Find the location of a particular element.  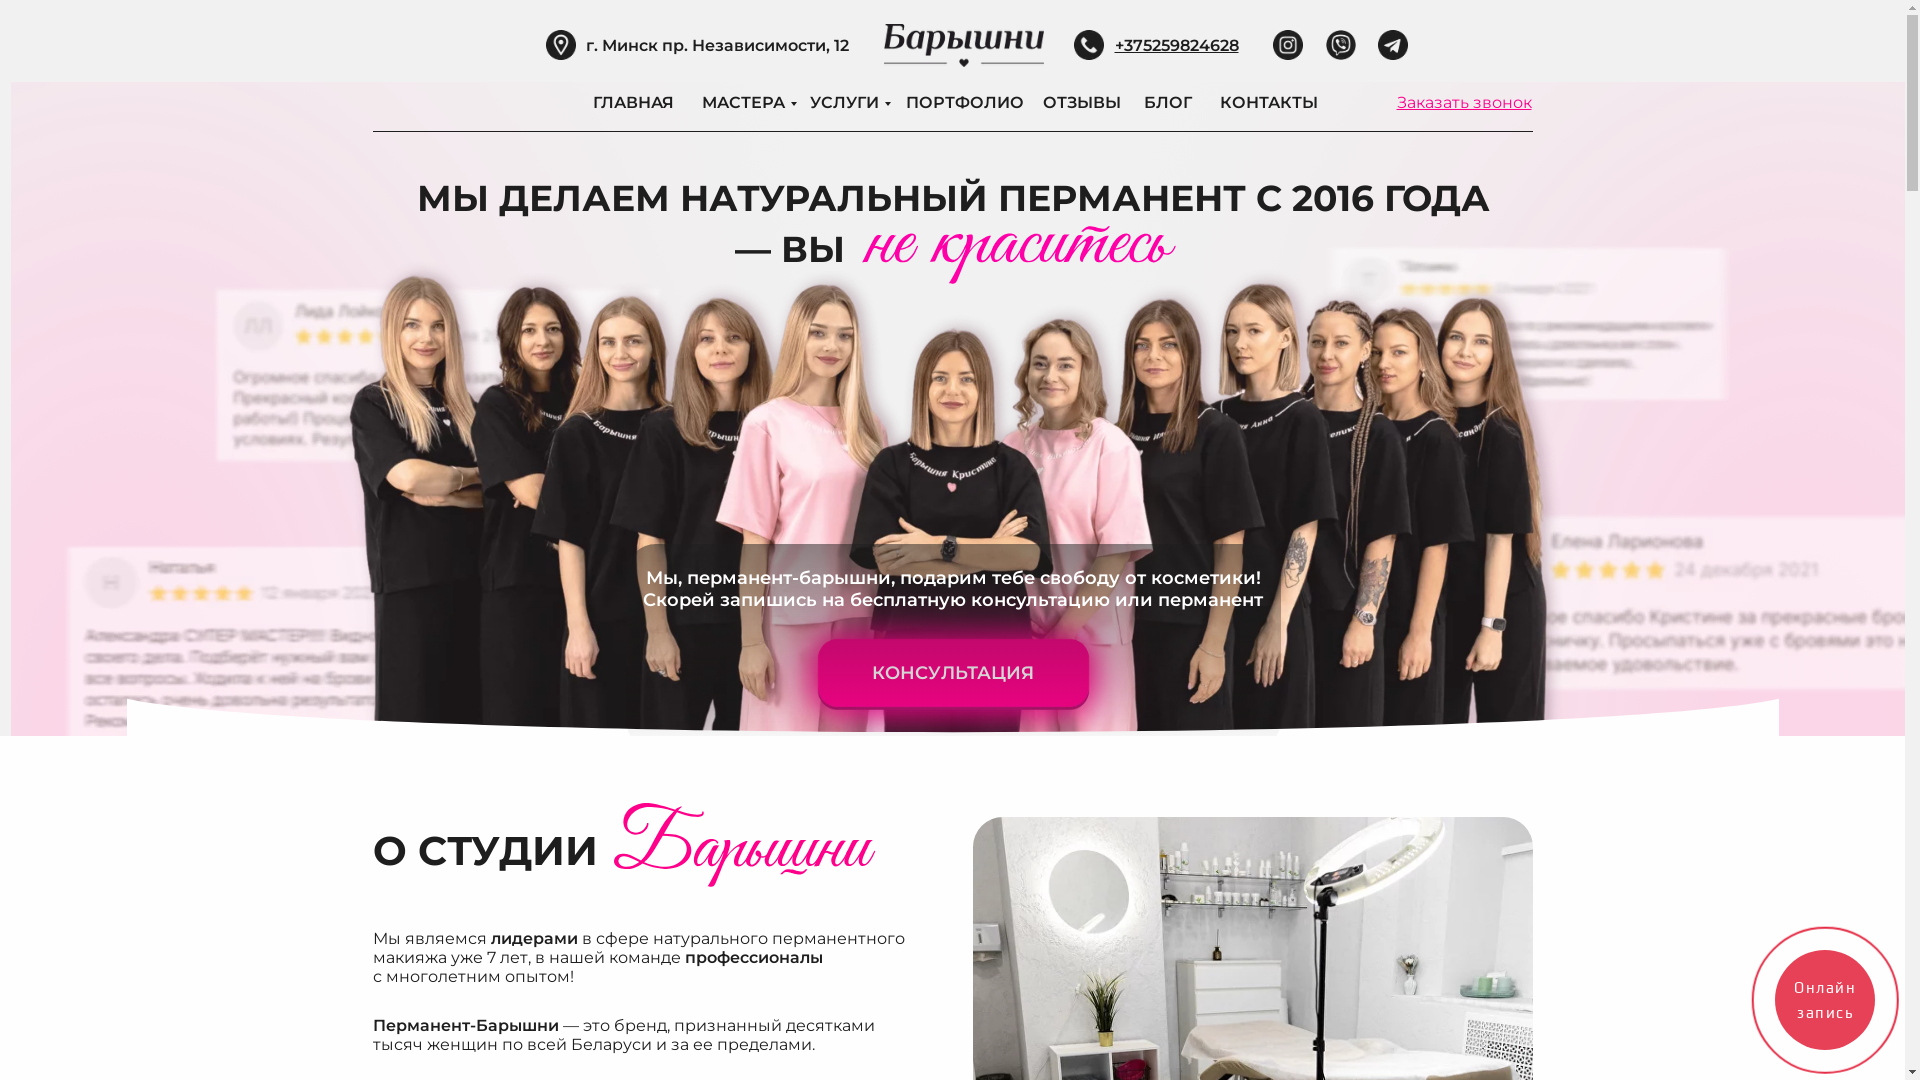

'+375259824628' is located at coordinates (1176, 45).